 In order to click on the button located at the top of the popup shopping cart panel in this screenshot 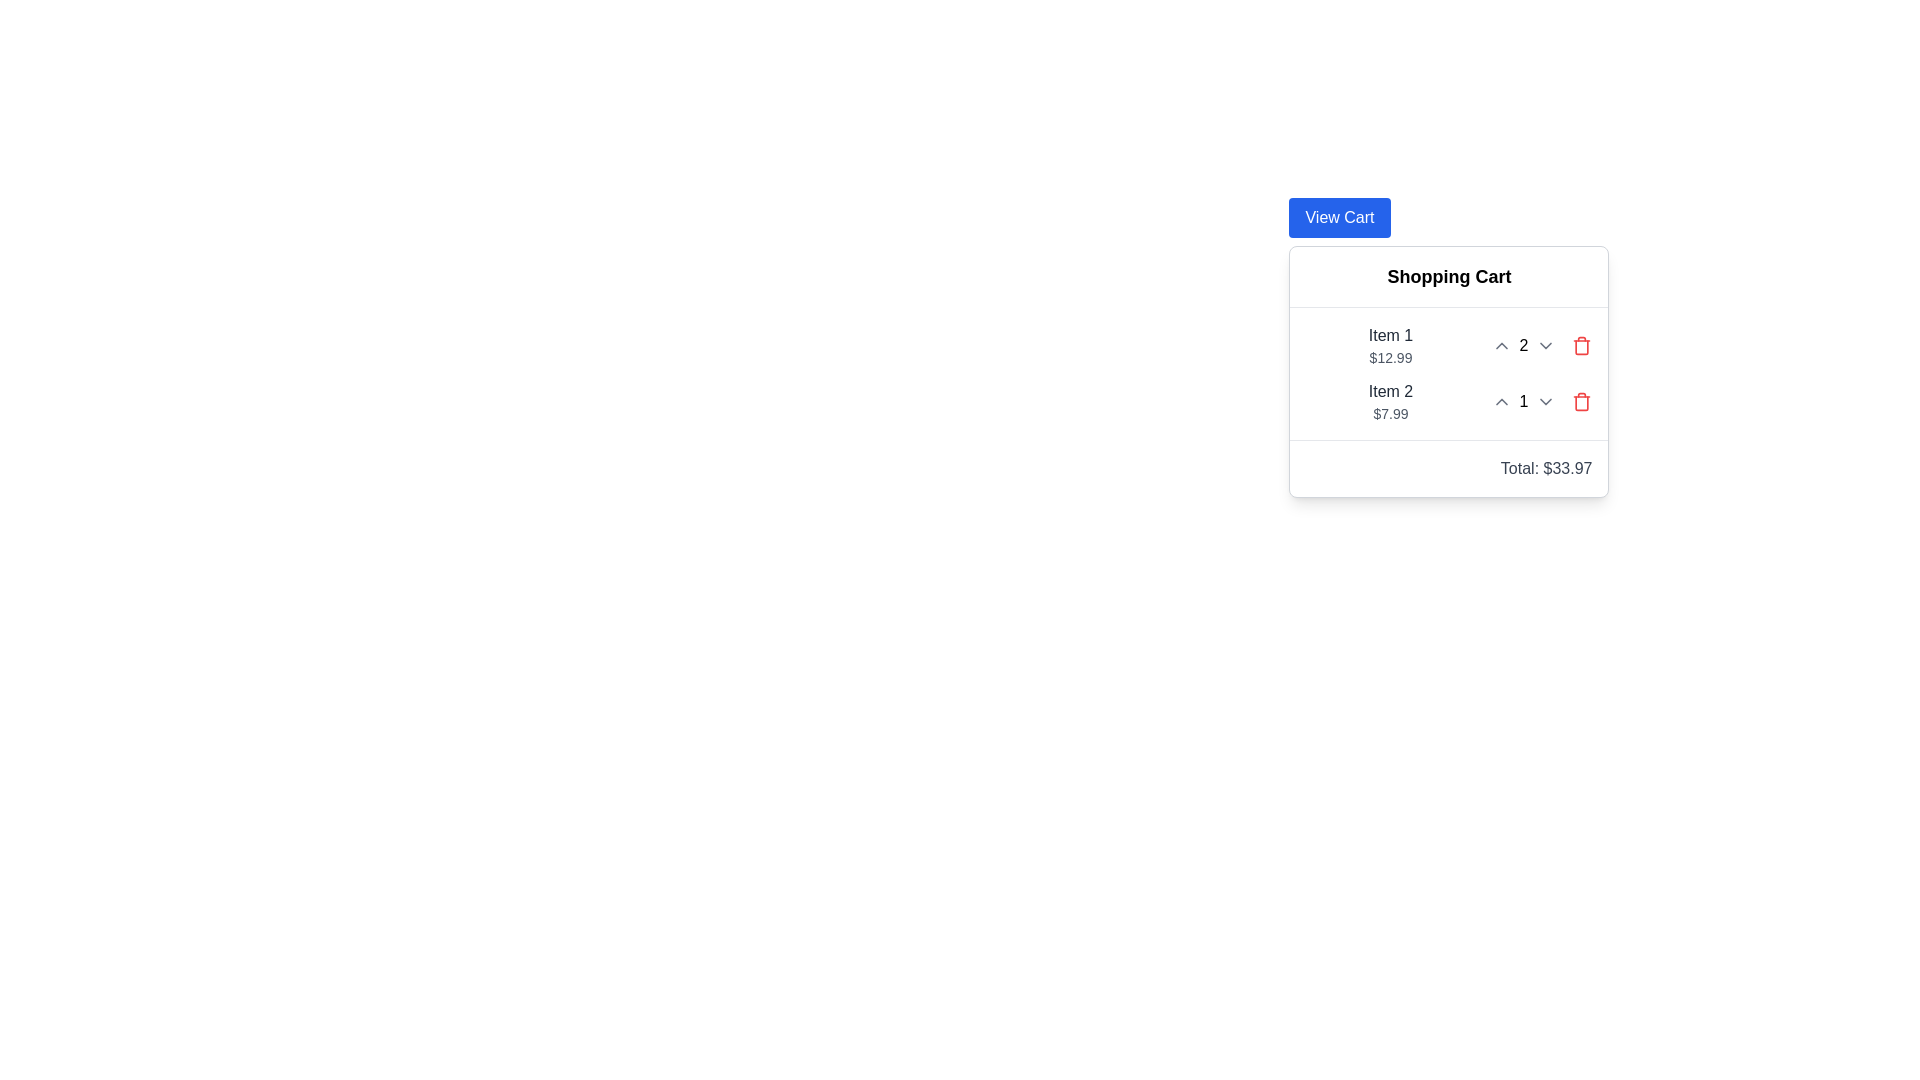, I will do `click(1339, 218)`.